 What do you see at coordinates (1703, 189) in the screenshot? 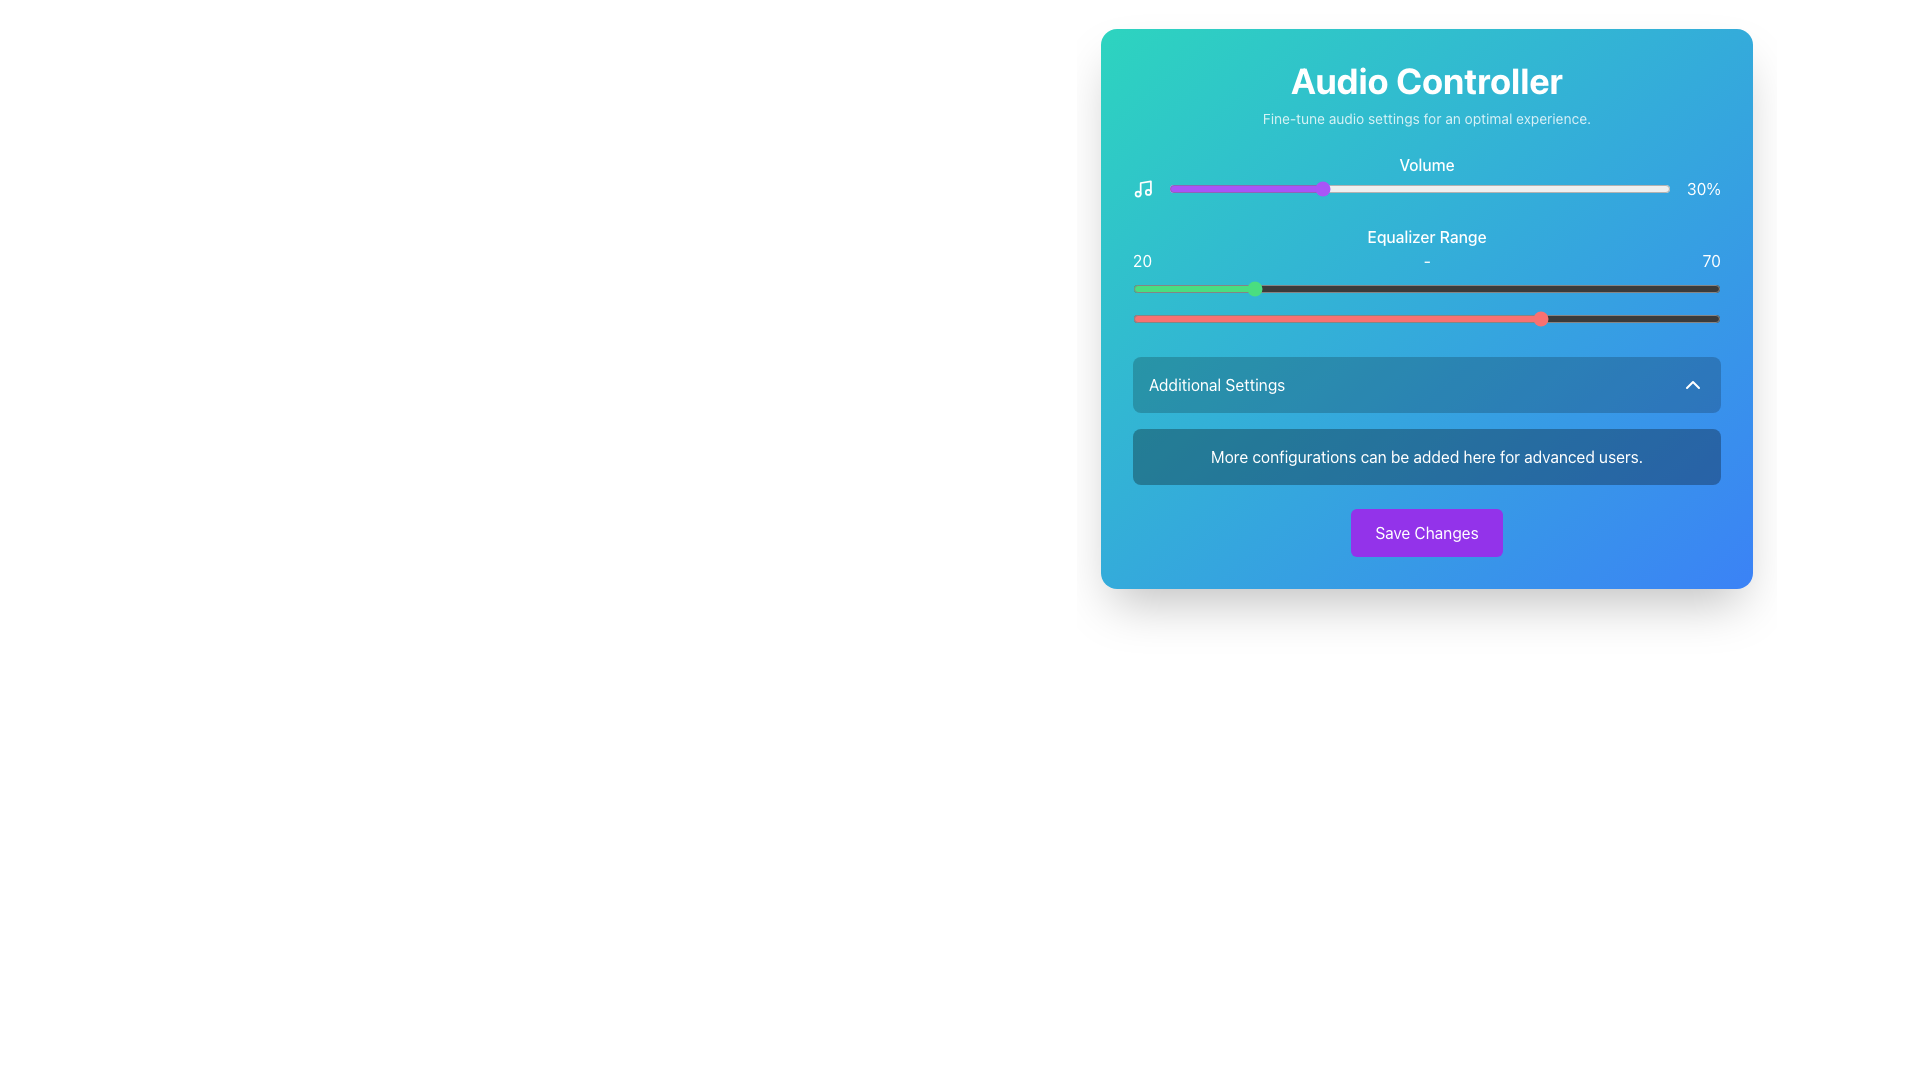
I see `the Text Label displaying '30%' which is located to the right of the Volume slider under the Audio Controller title` at bounding box center [1703, 189].